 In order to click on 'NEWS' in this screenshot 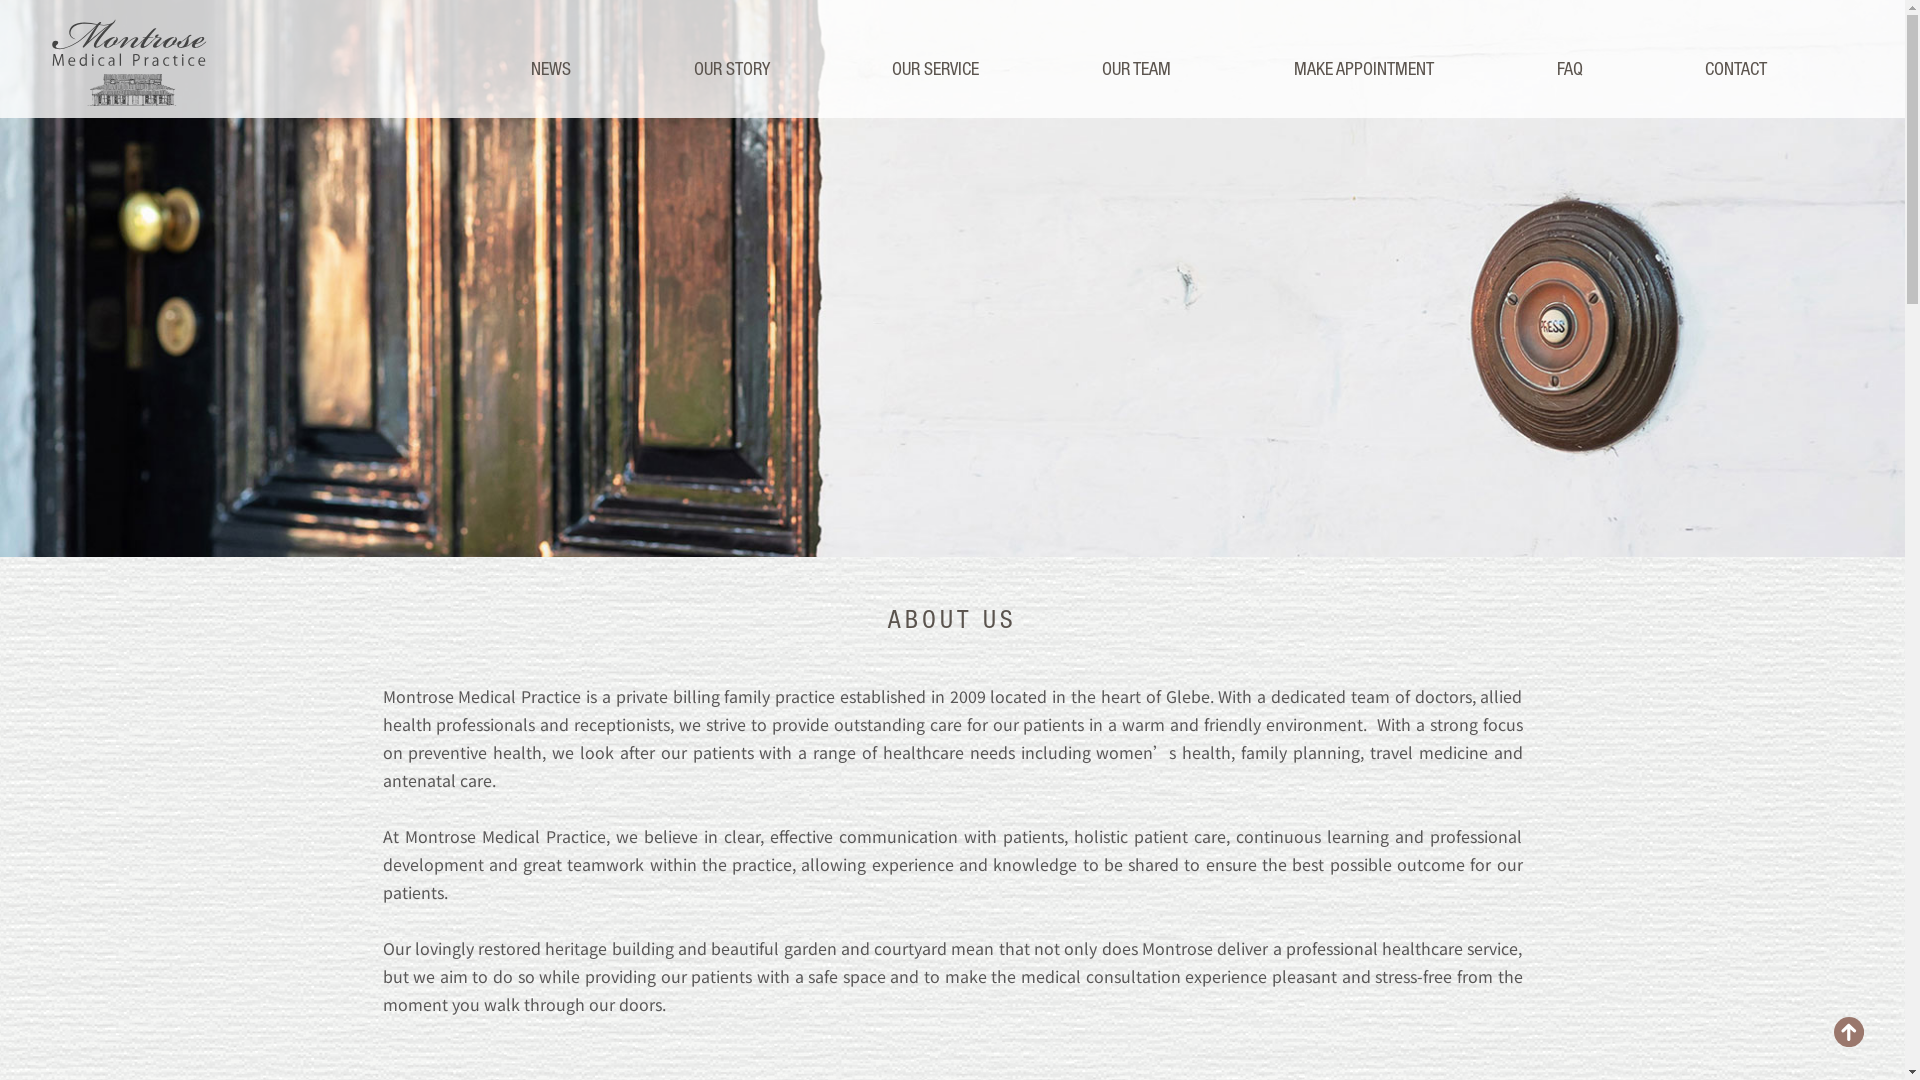, I will do `click(531, 68)`.